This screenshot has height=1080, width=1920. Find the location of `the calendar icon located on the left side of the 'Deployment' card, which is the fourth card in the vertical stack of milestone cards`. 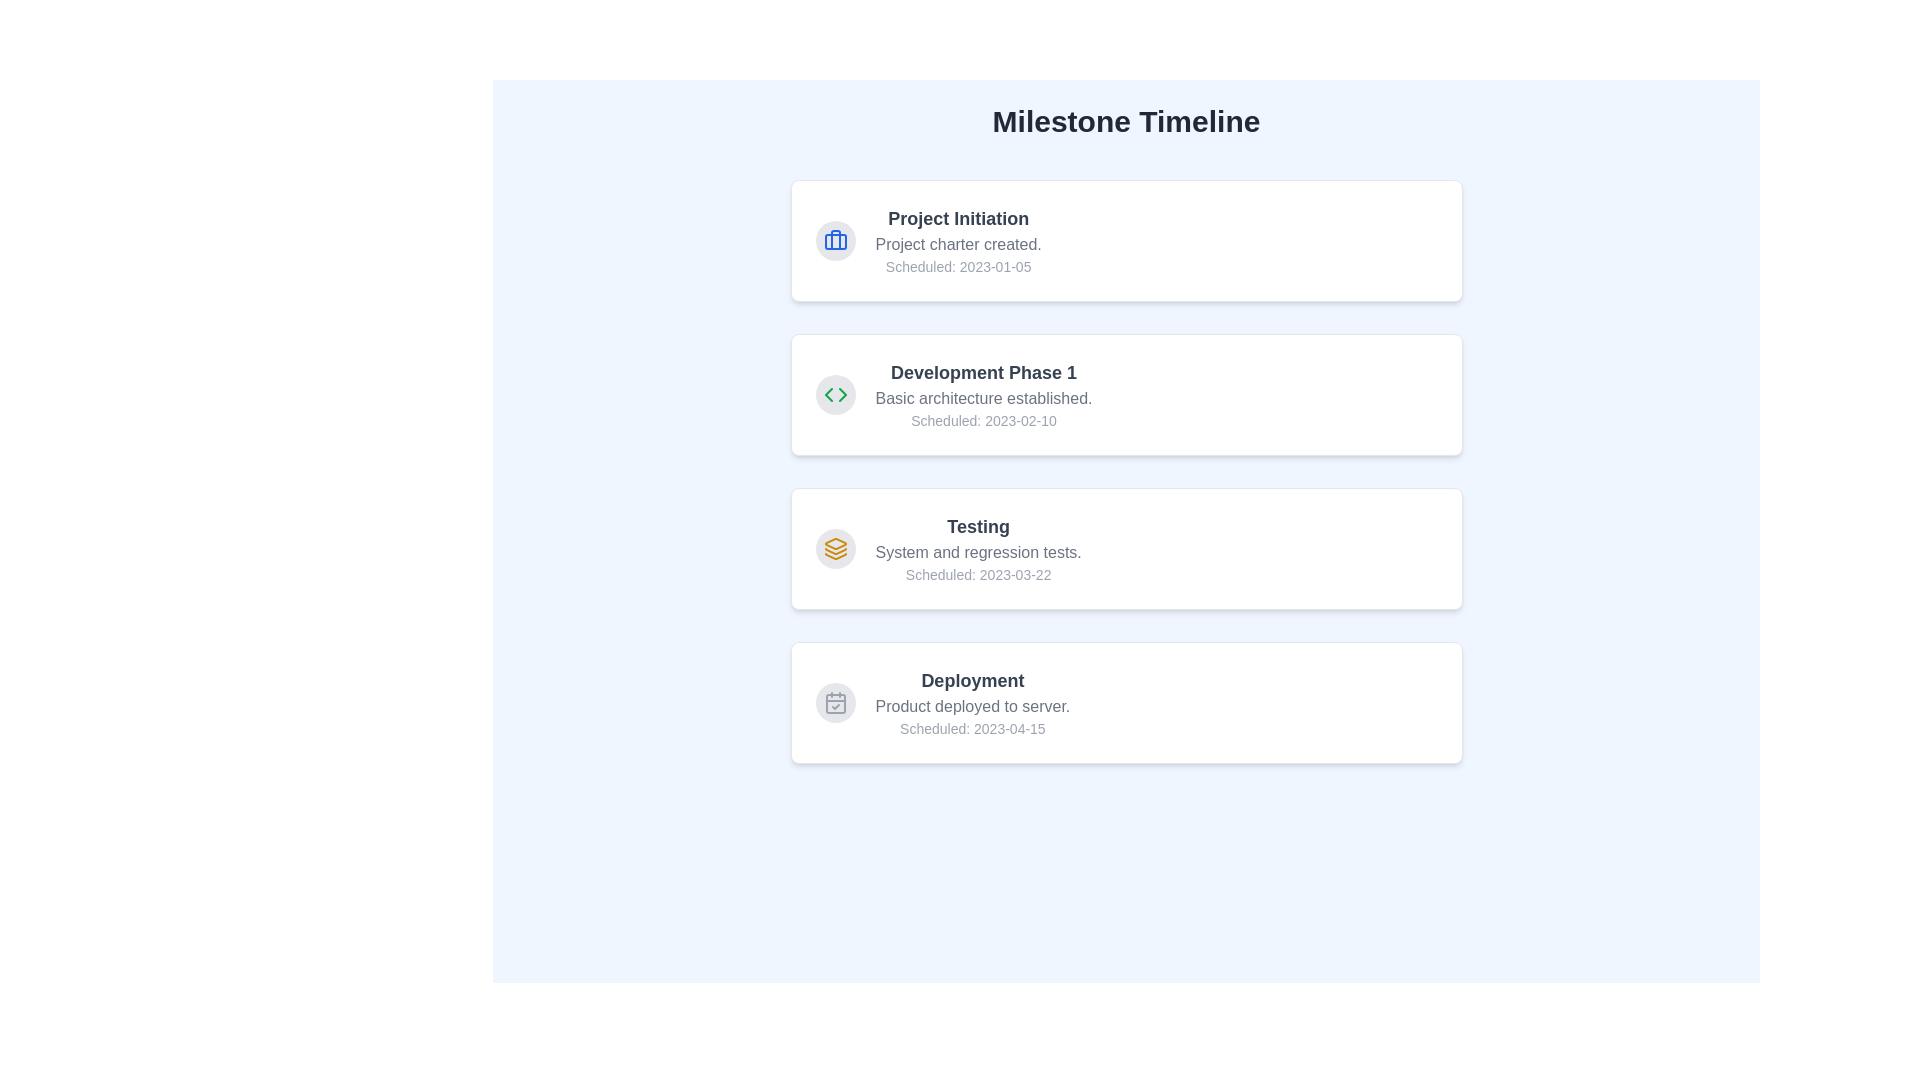

the calendar icon located on the left side of the 'Deployment' card, which is the fourth card in the vertical stack of milestone cards is located at coordinates (835, 701).